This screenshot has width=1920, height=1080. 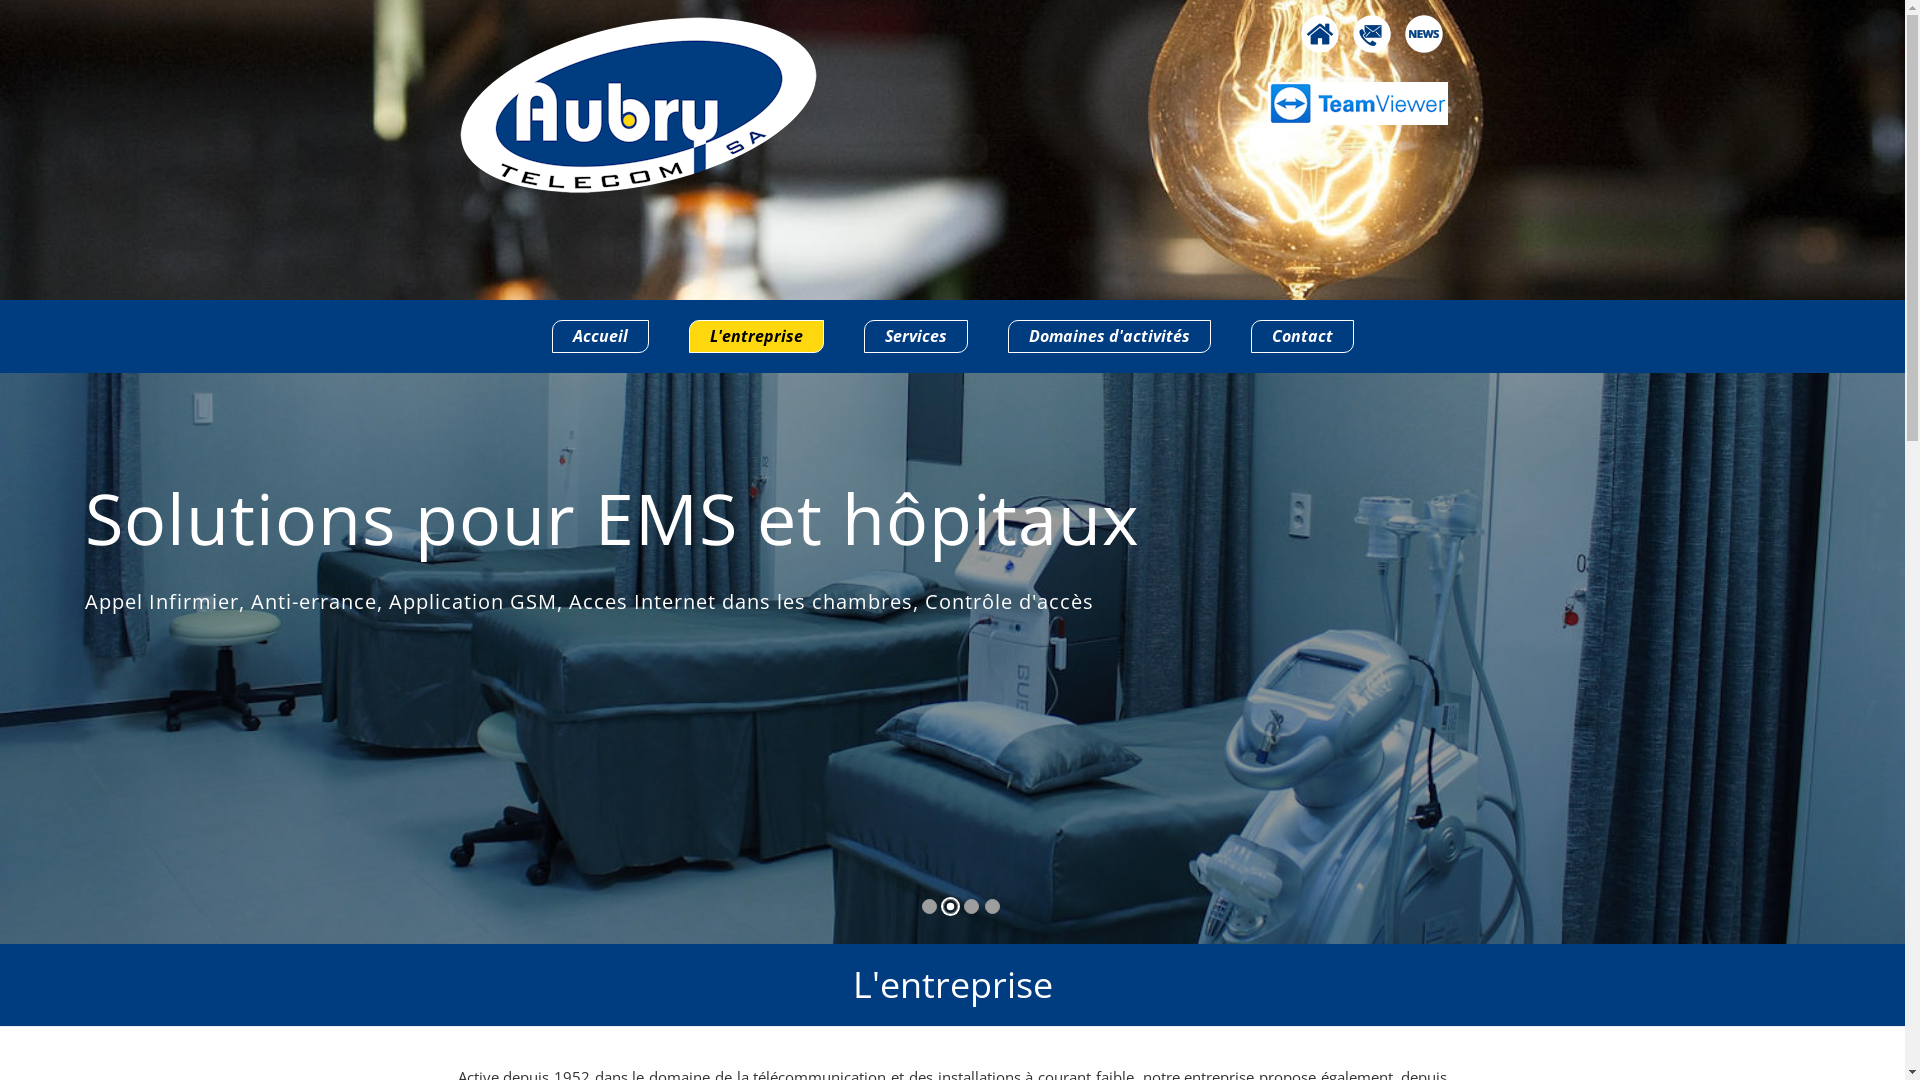 What do you see at coordinates (599, 335) in the screenshot?
I see `'Accueil'` at bounding box center [599, 335].